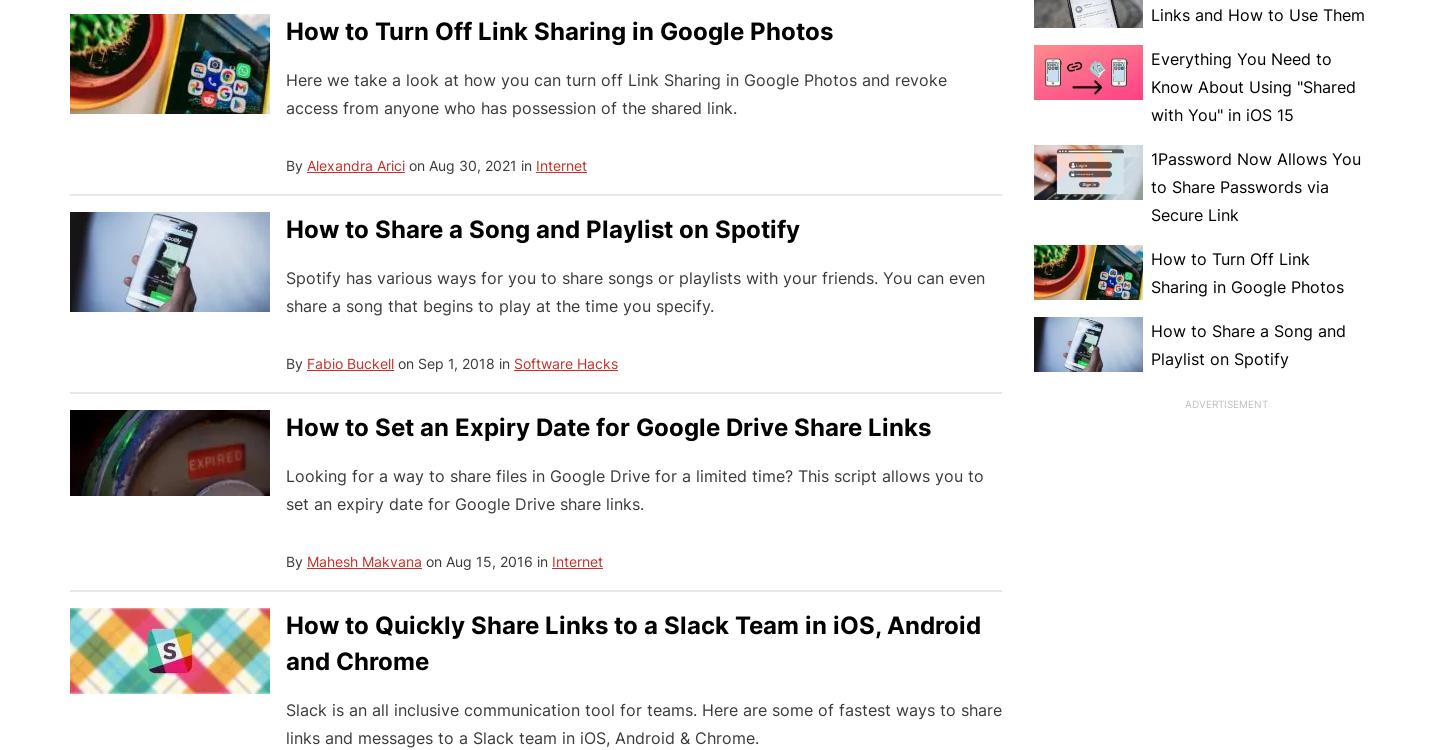 The image size is (1440, 750). What do you see at coordinates (634, 488) in the screenshot?
I see `'Looking for a way to share files in Google Drive for a limited time? This script allows you to set an expiry date for Google Drive share links.'` at bounding box center [634, 488].